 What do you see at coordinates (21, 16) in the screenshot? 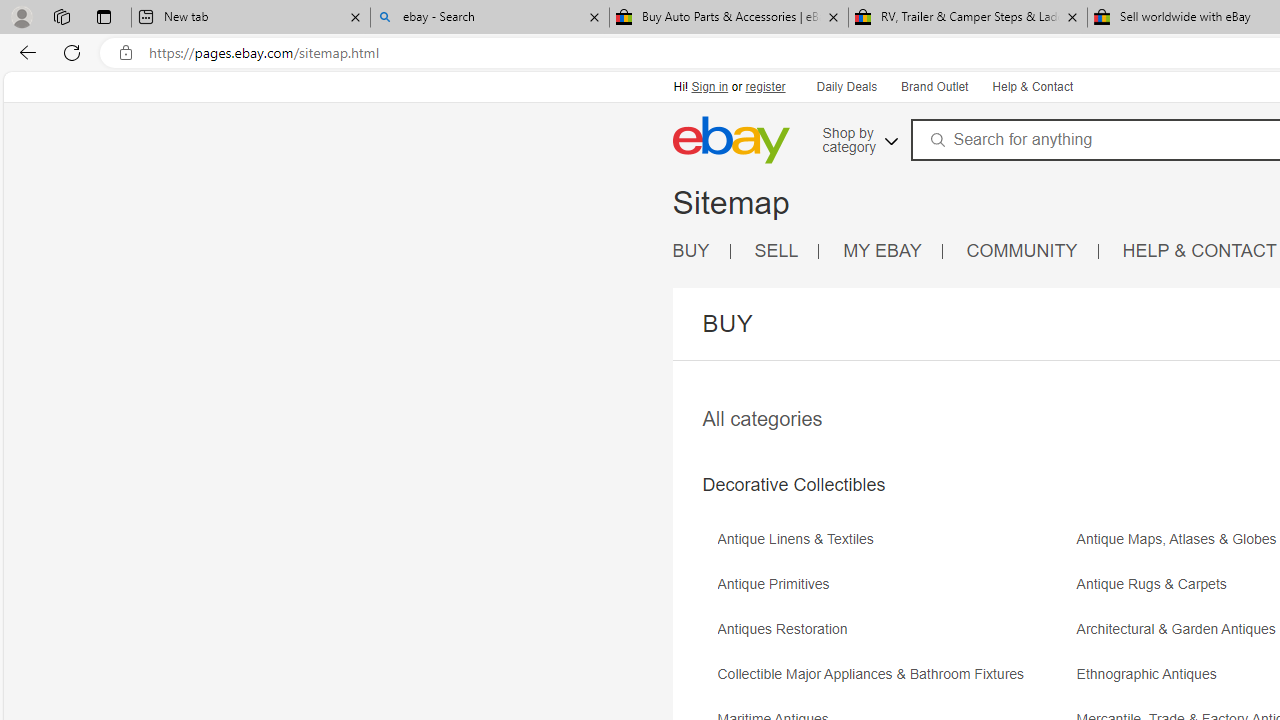
I see `'Personal Profile'` at bounding box center [21, 16].